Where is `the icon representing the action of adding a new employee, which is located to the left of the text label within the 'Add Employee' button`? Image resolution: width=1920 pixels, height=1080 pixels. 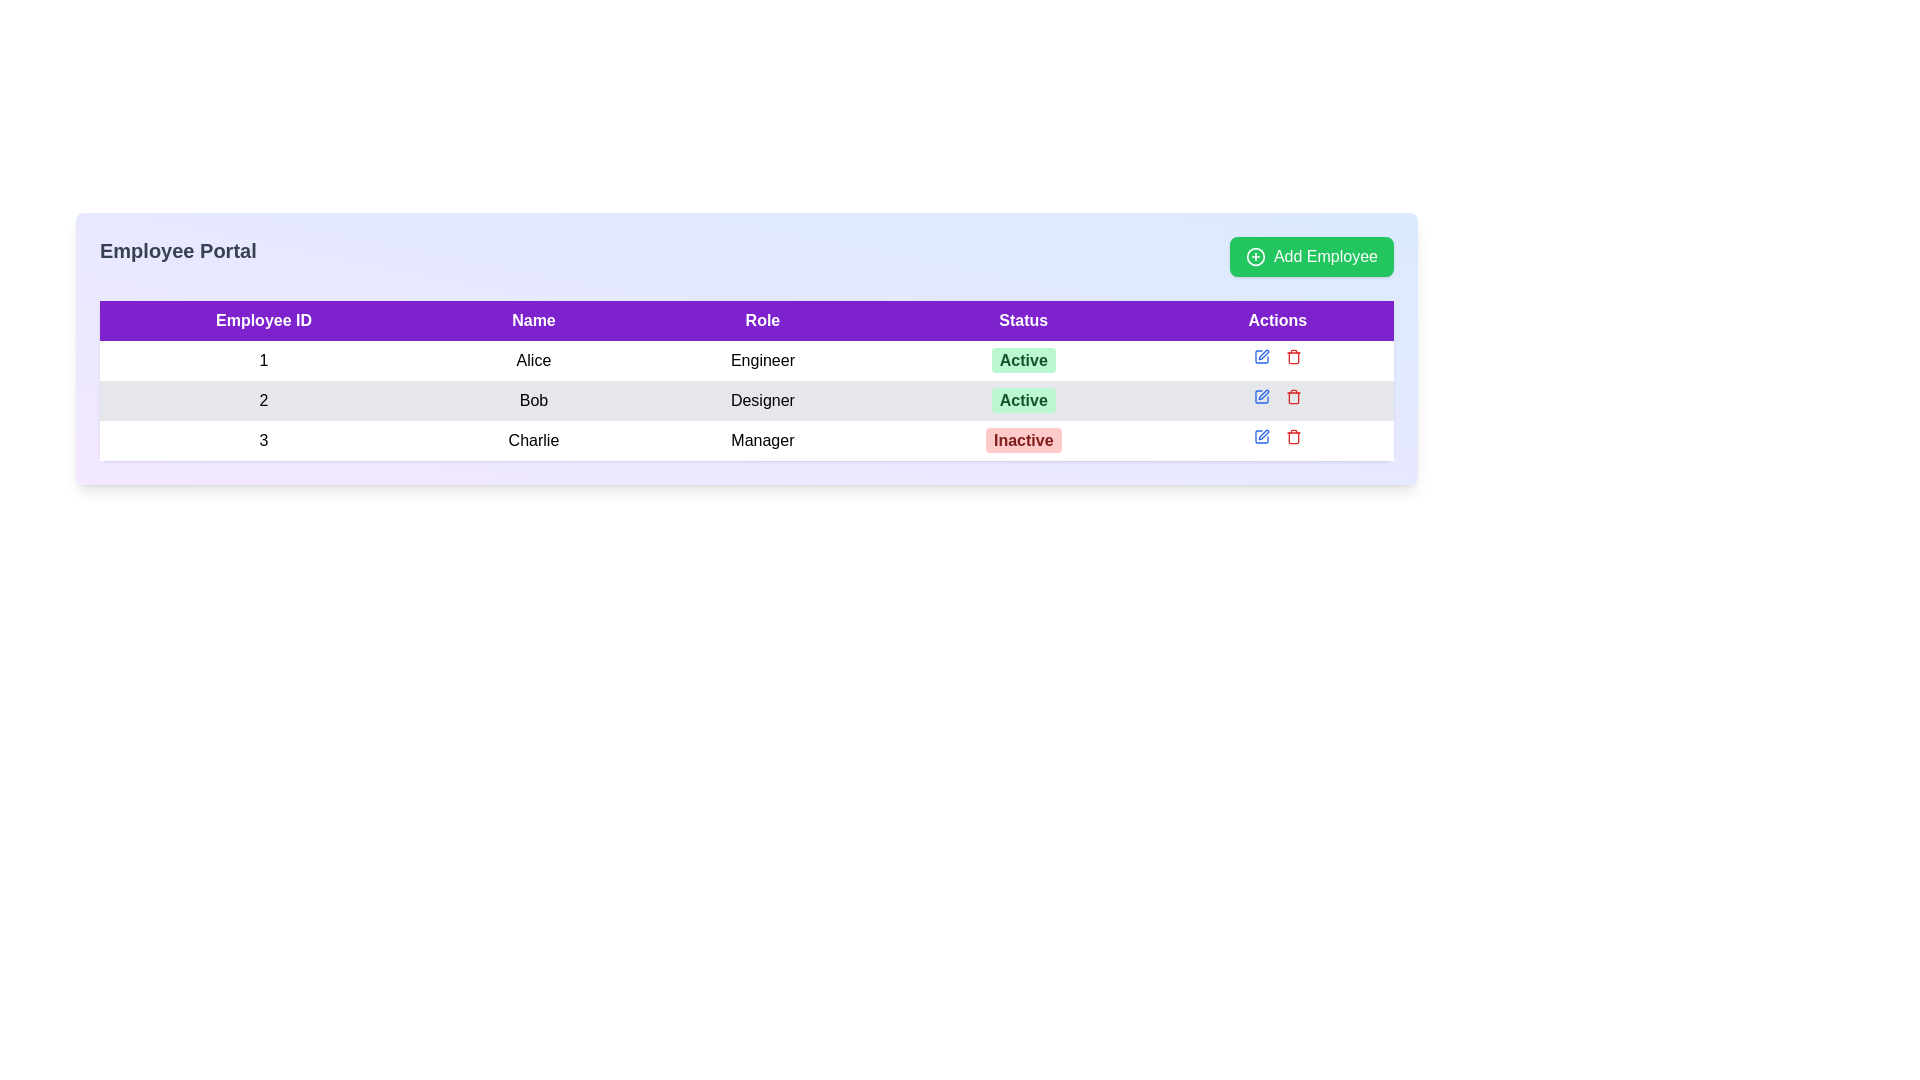
the icon representing the action of adding a new employee, which is located to the left of the text label within the 'Add Employee' button is located at coordinates (1254, 256).